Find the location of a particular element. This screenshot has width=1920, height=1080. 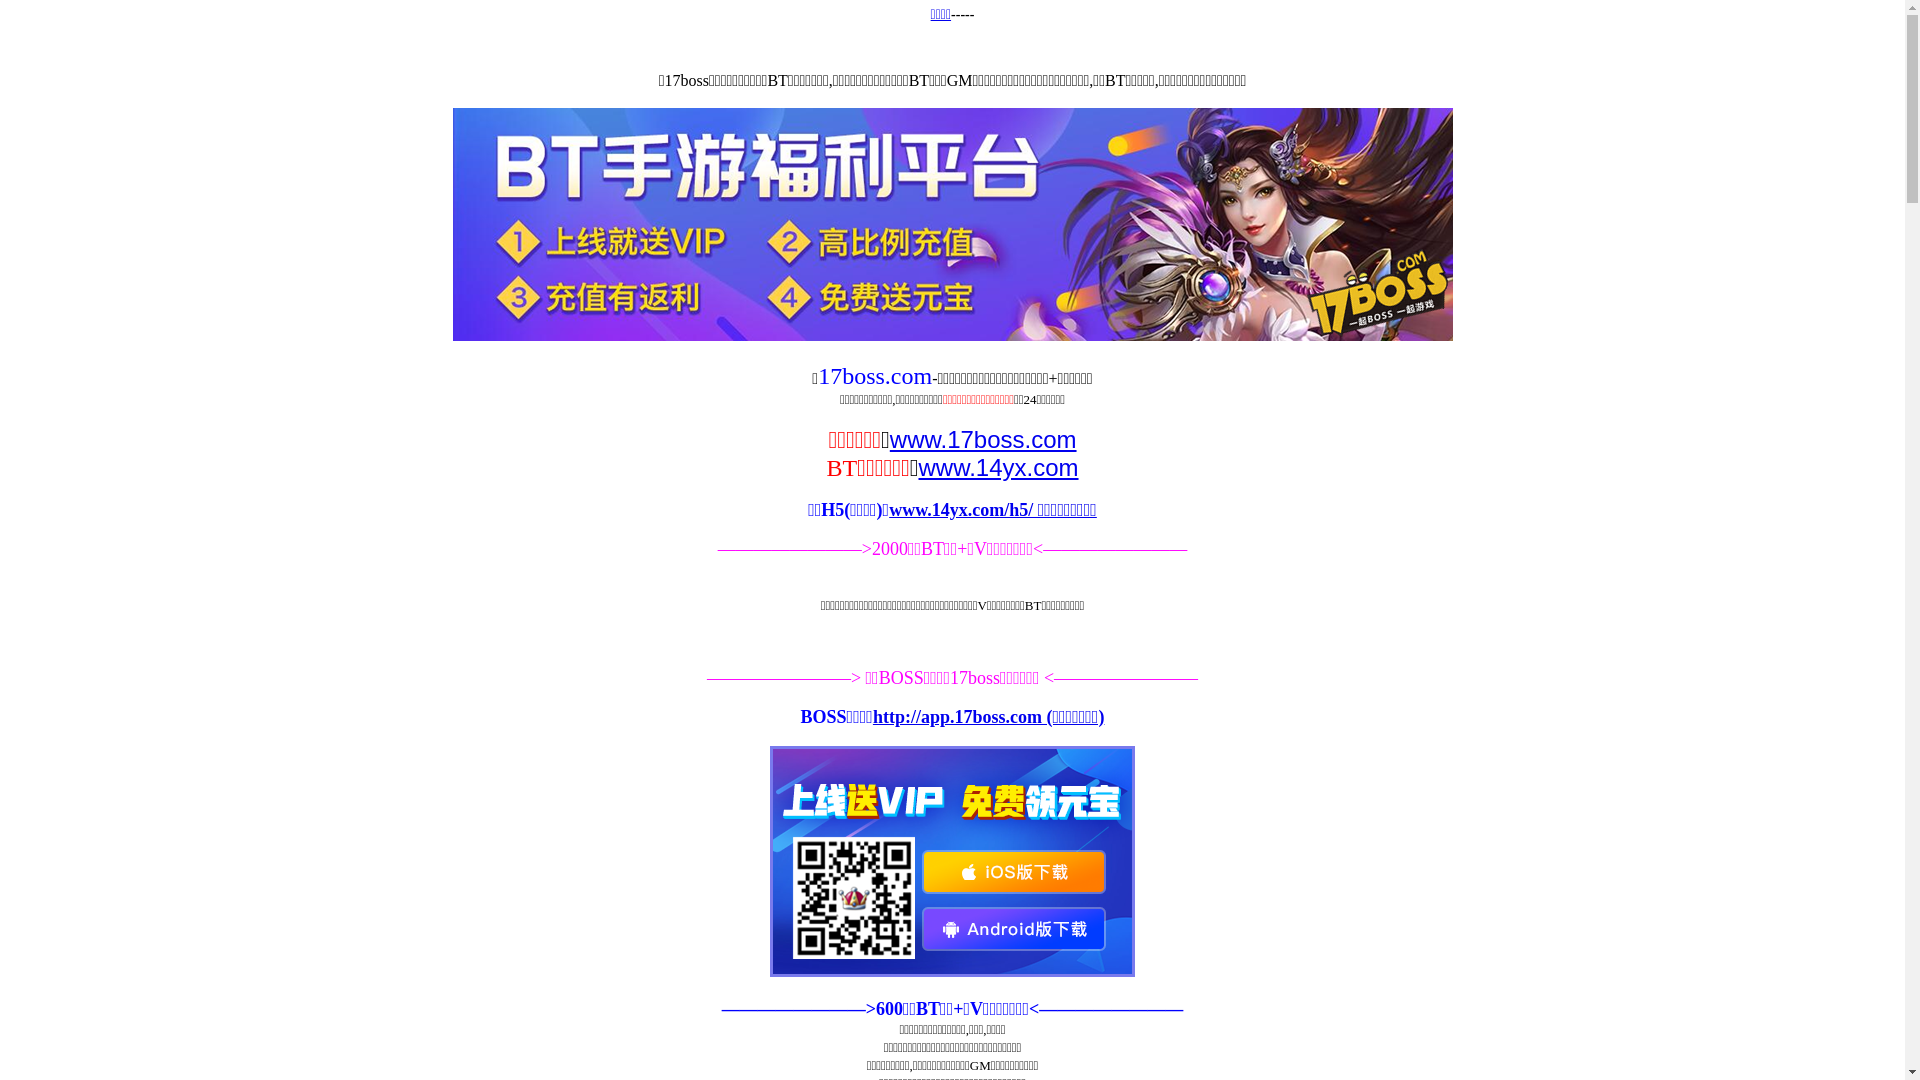

'www.17boss.com' is located at coordinates (888, 438).